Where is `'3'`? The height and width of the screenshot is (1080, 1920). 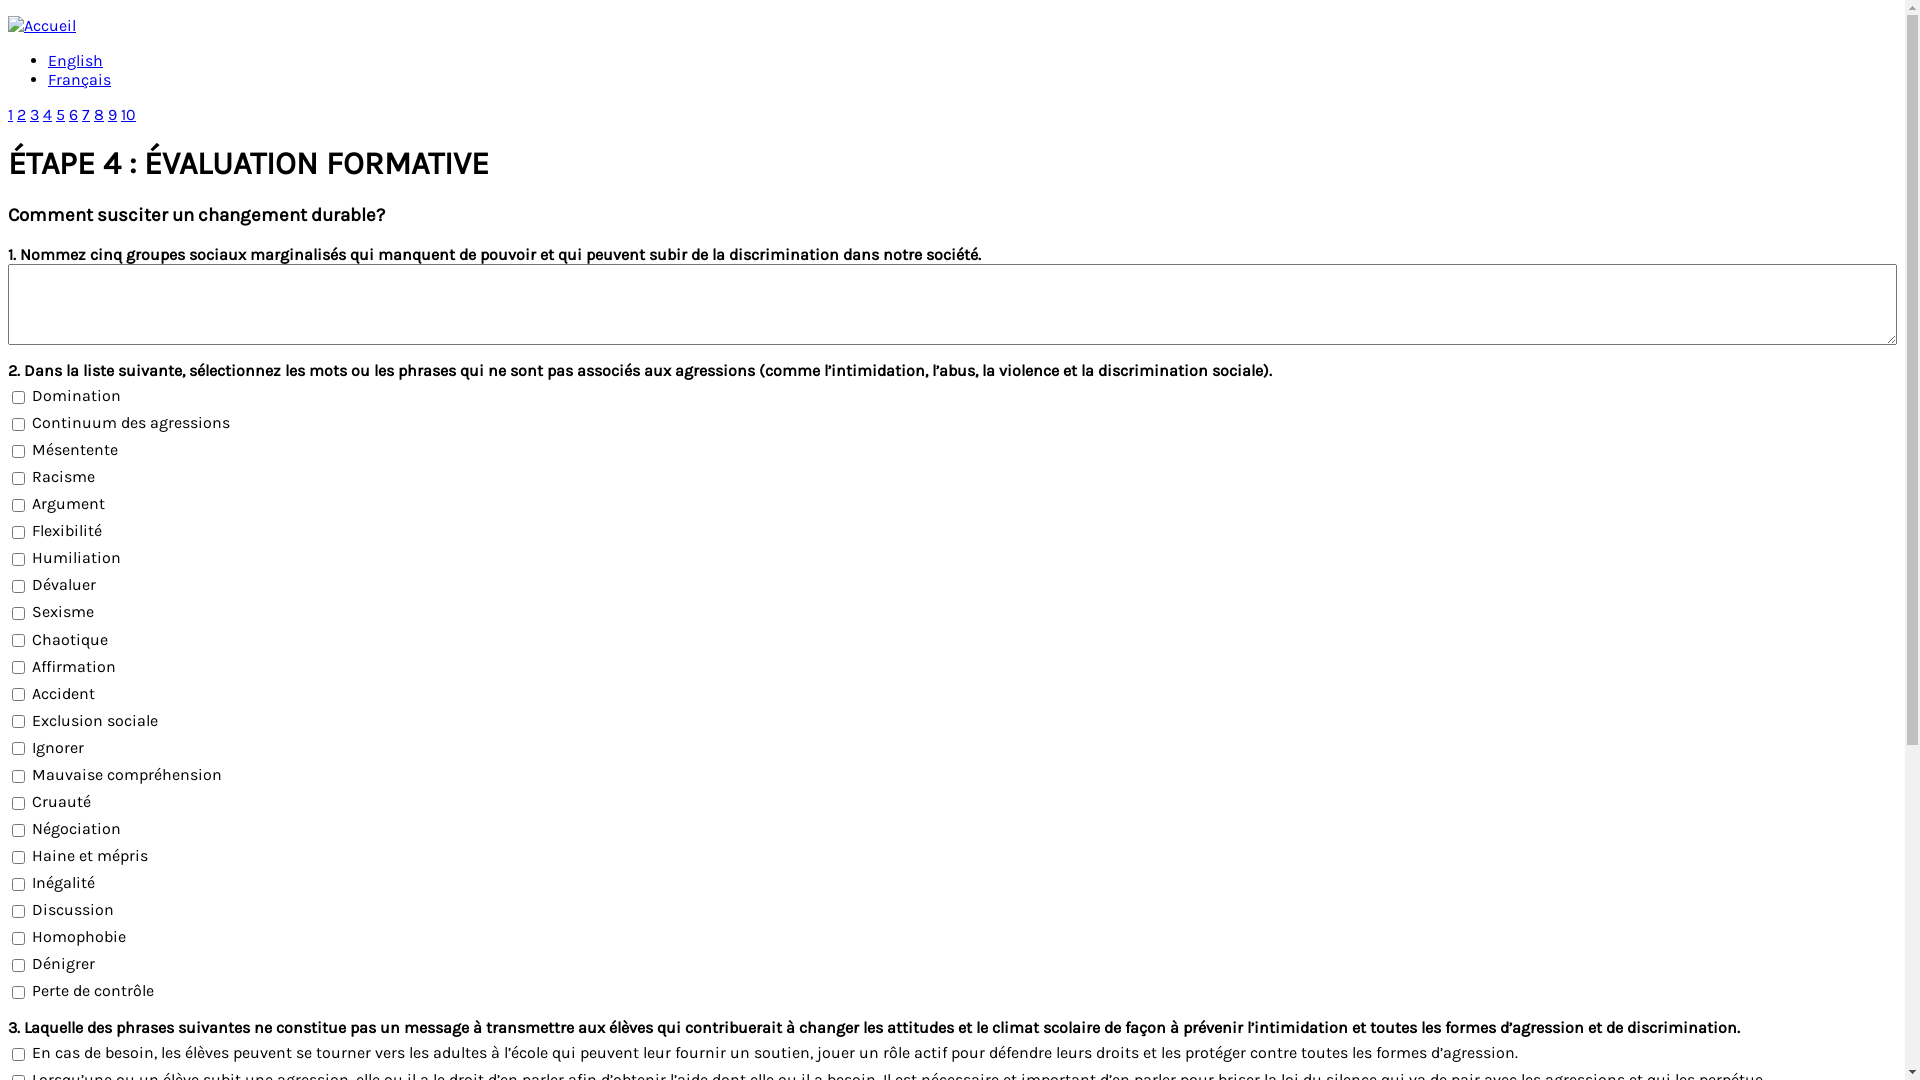
'3' is located at coordinates (34, 114).